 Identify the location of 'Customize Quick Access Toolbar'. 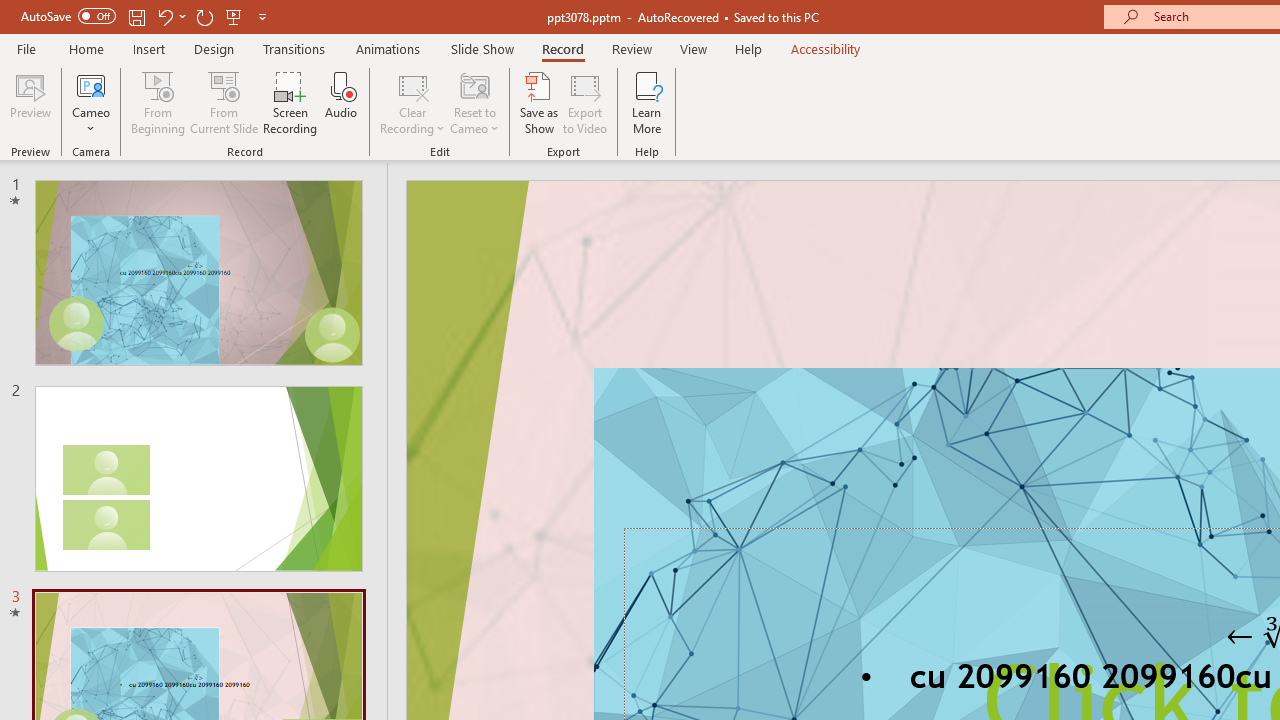
(262, 16).